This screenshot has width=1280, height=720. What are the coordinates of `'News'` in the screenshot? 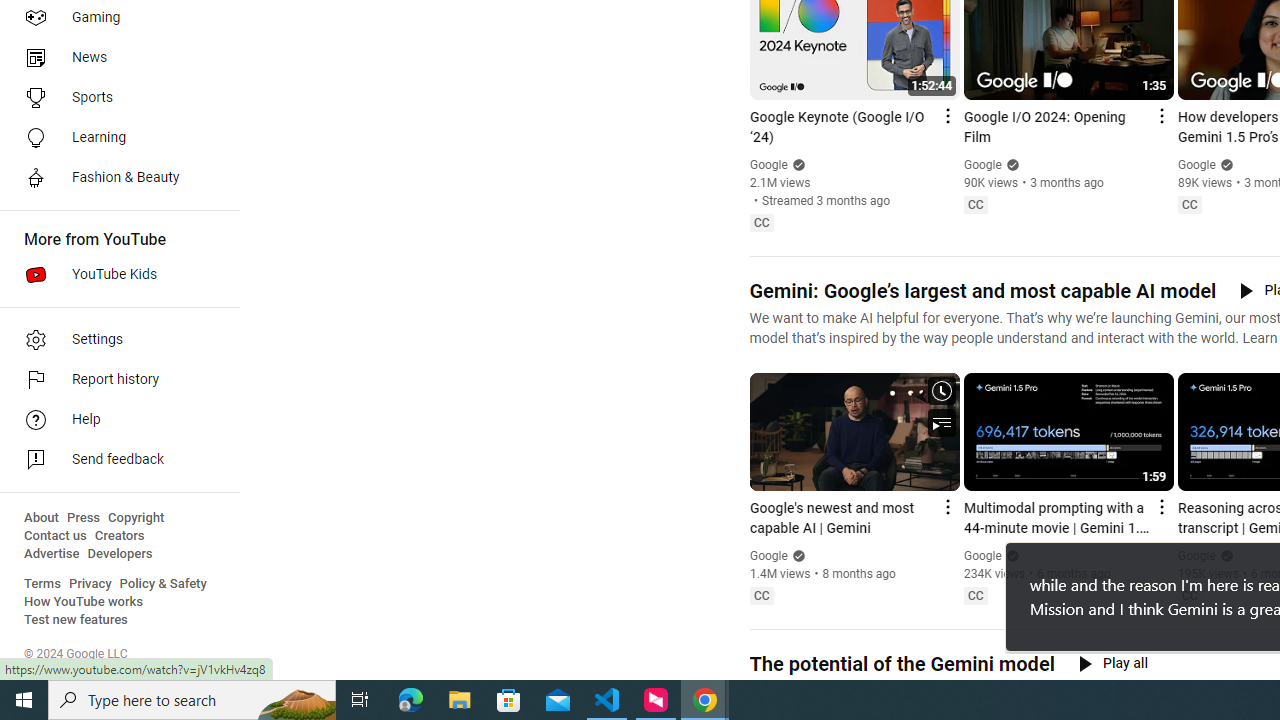 It's located at (112, 56).